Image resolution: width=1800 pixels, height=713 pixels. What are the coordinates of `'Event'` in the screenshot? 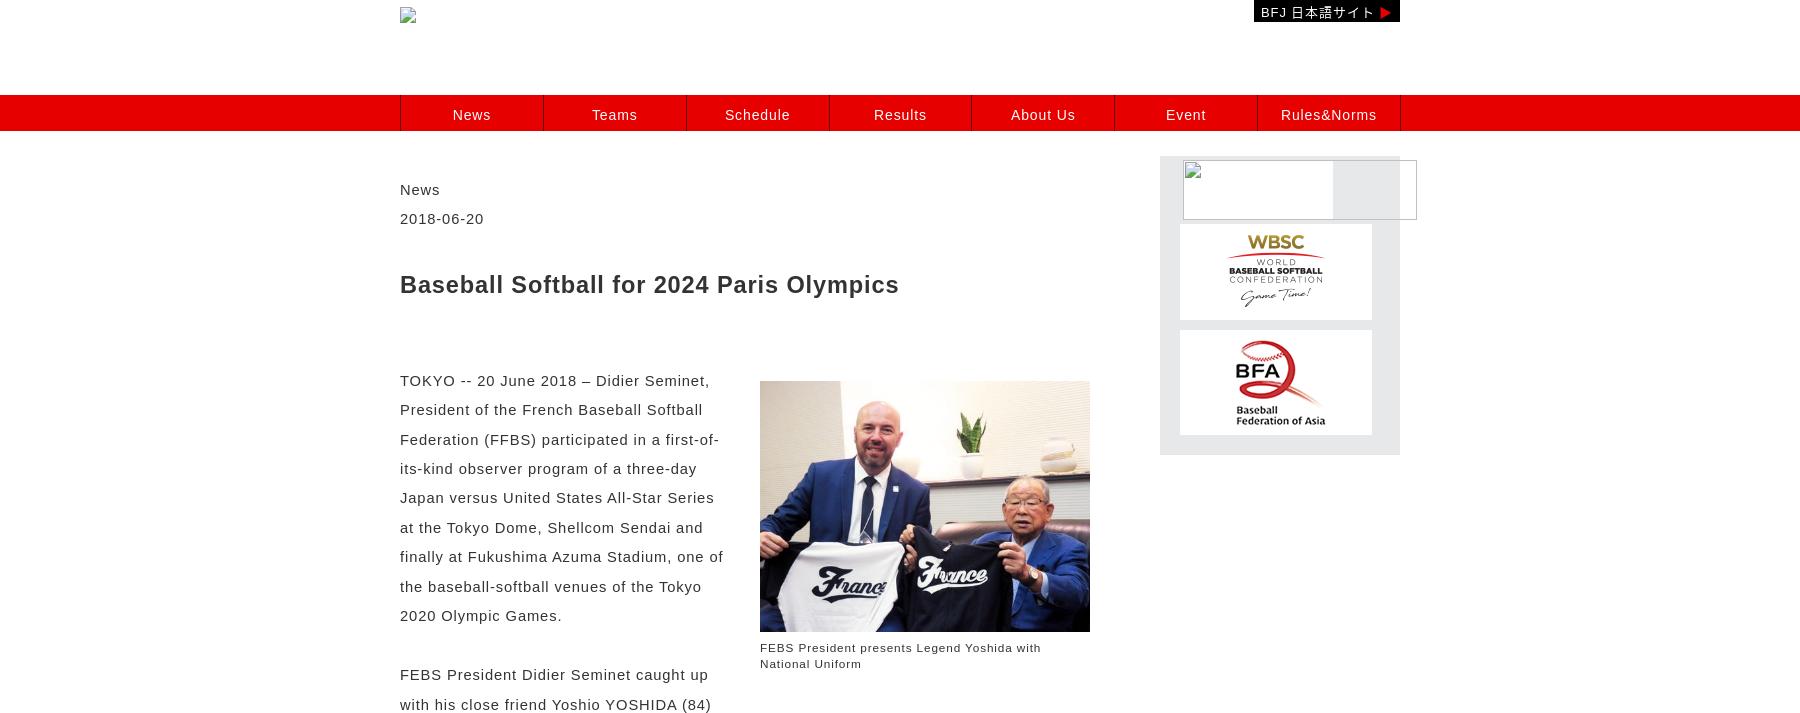 It's located at (1165, 114).